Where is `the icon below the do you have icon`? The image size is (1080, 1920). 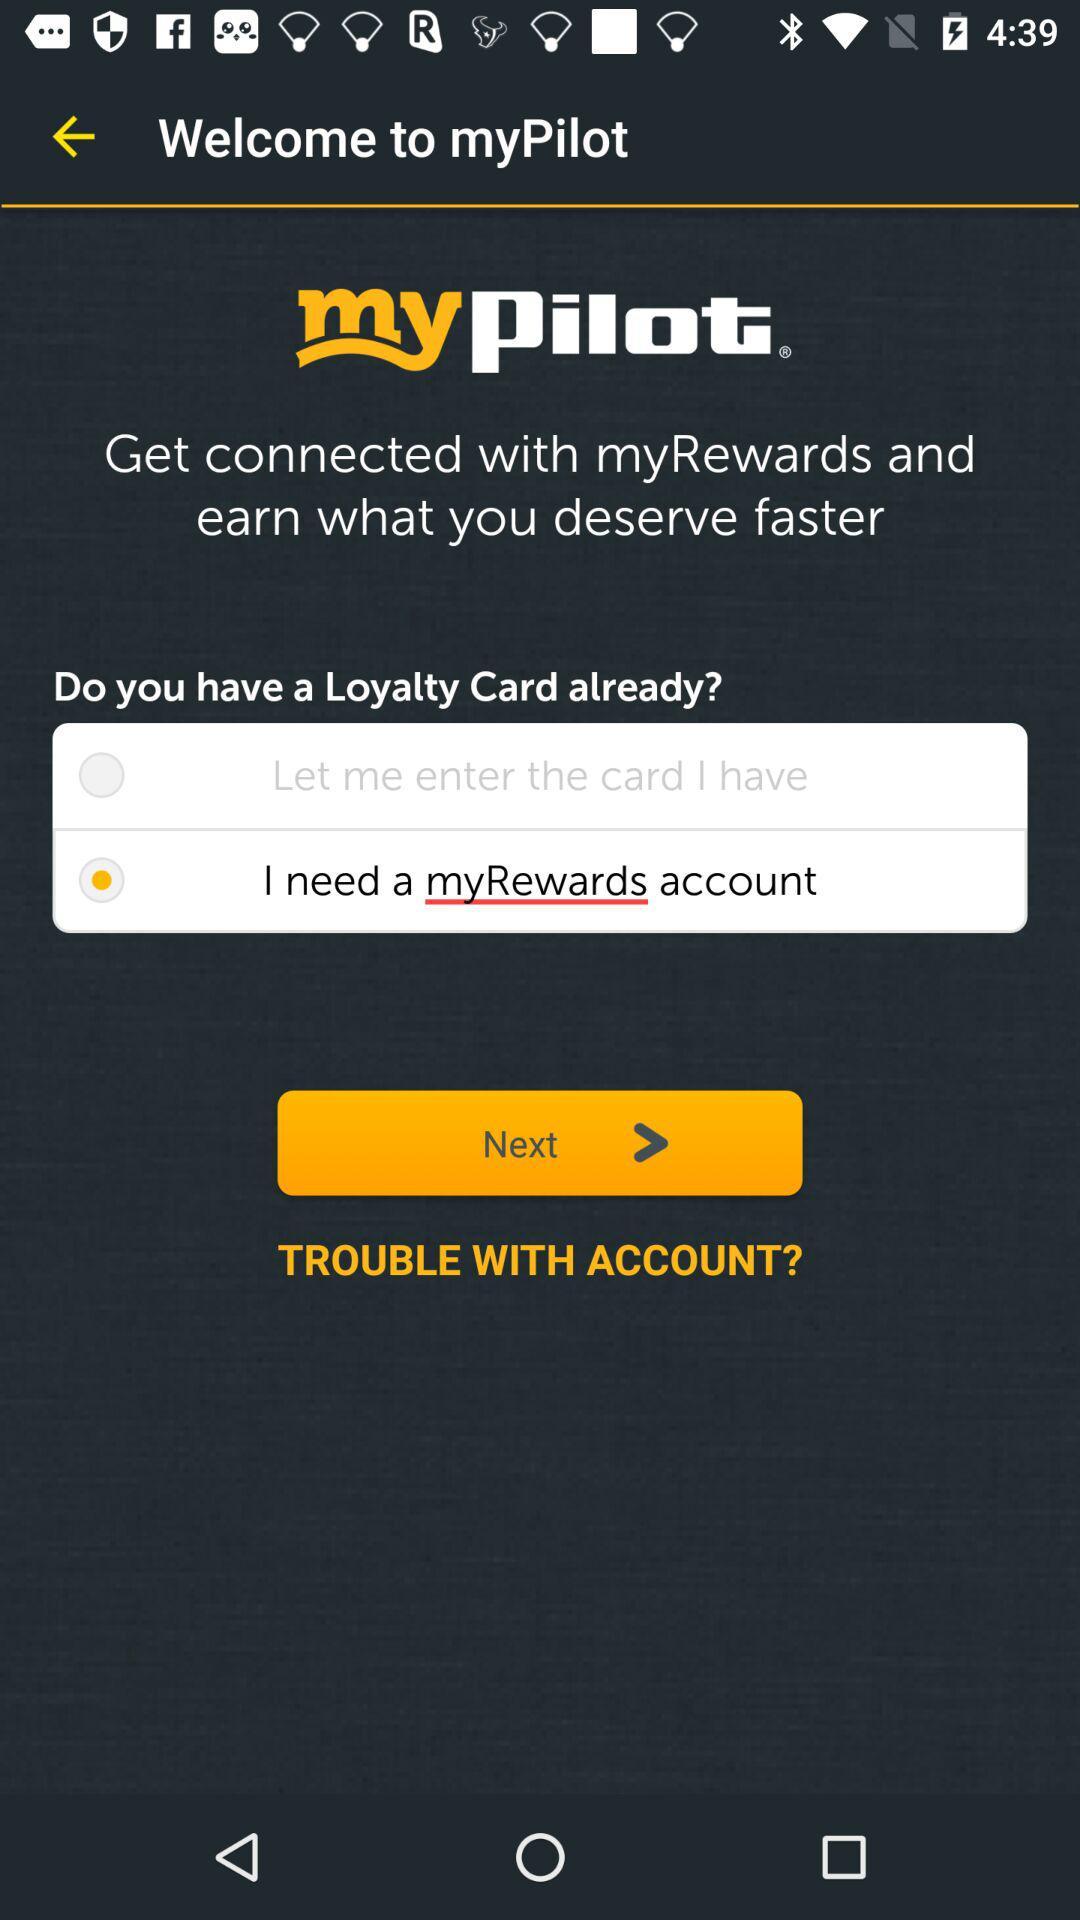
the icon below the do you have icon is located at coordinates (101, 774).